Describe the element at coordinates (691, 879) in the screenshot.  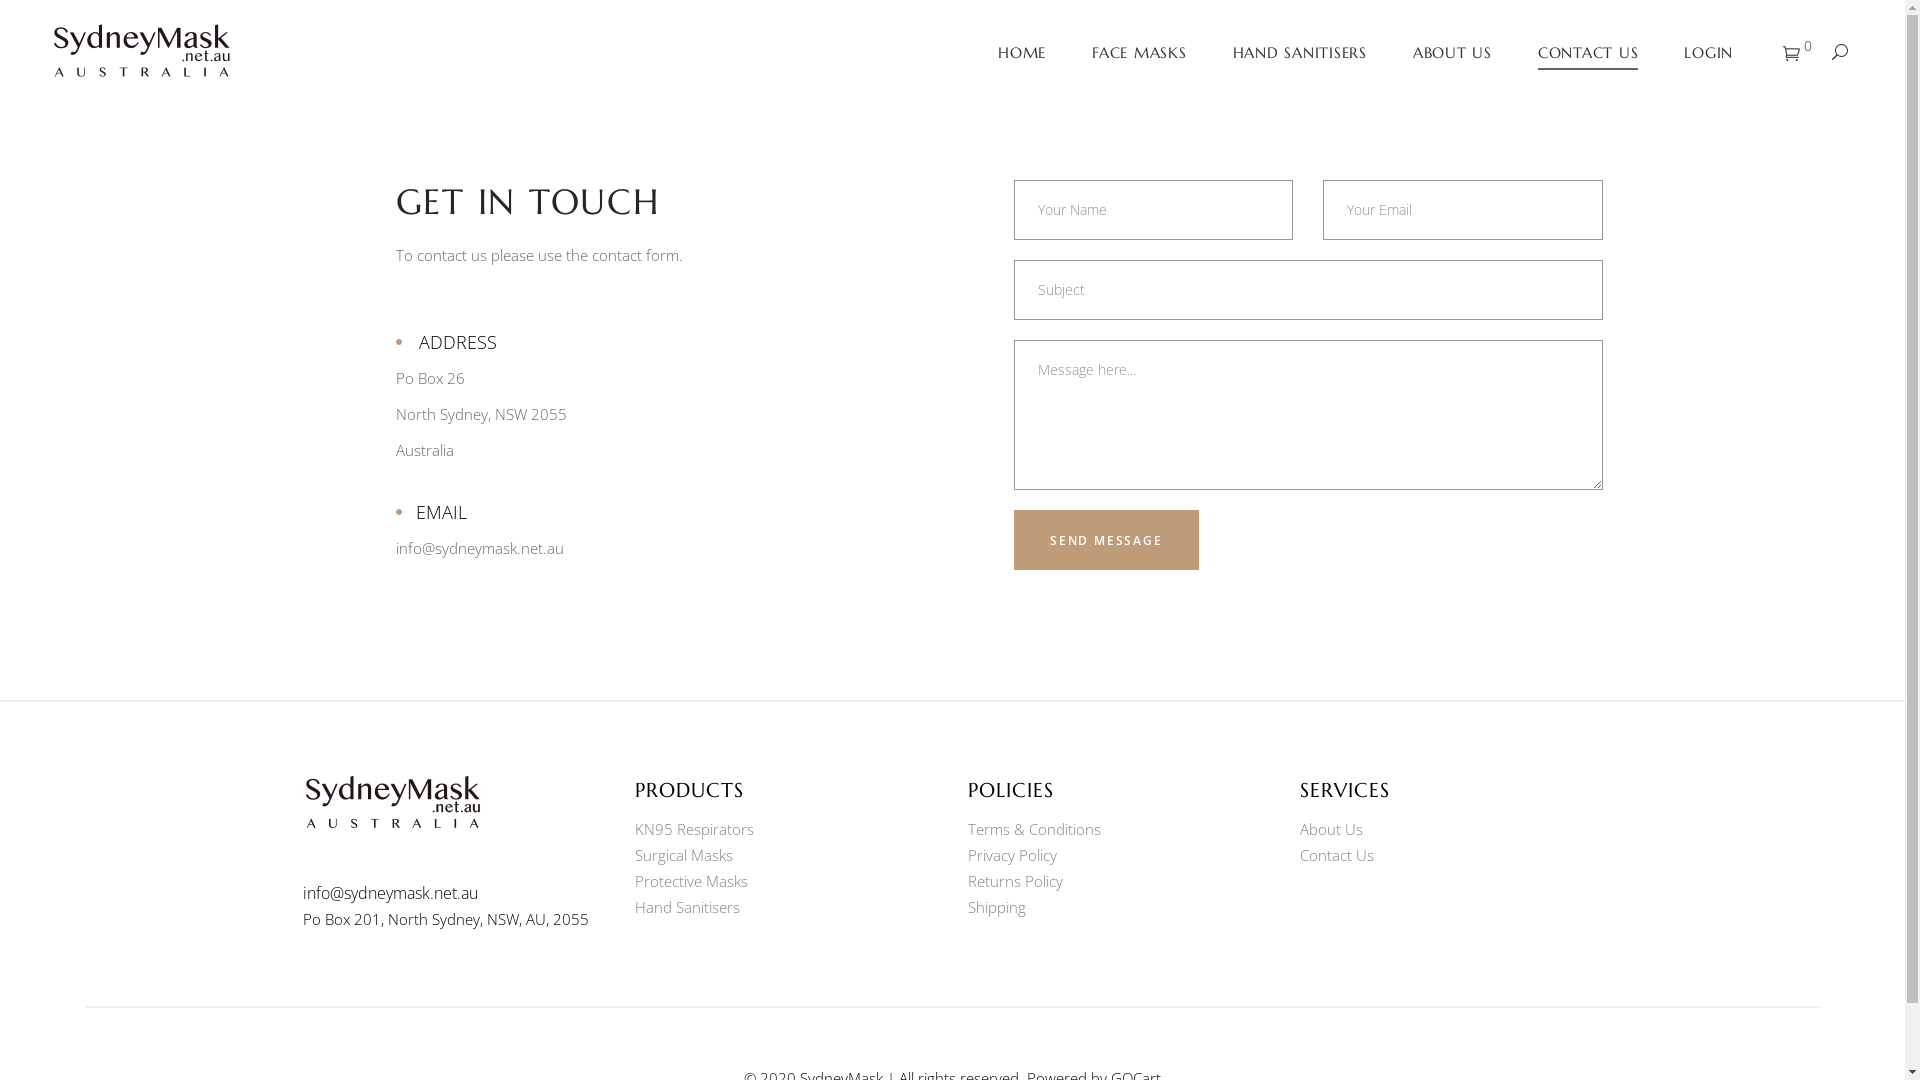
I see `'Protective Masks'` at that location.